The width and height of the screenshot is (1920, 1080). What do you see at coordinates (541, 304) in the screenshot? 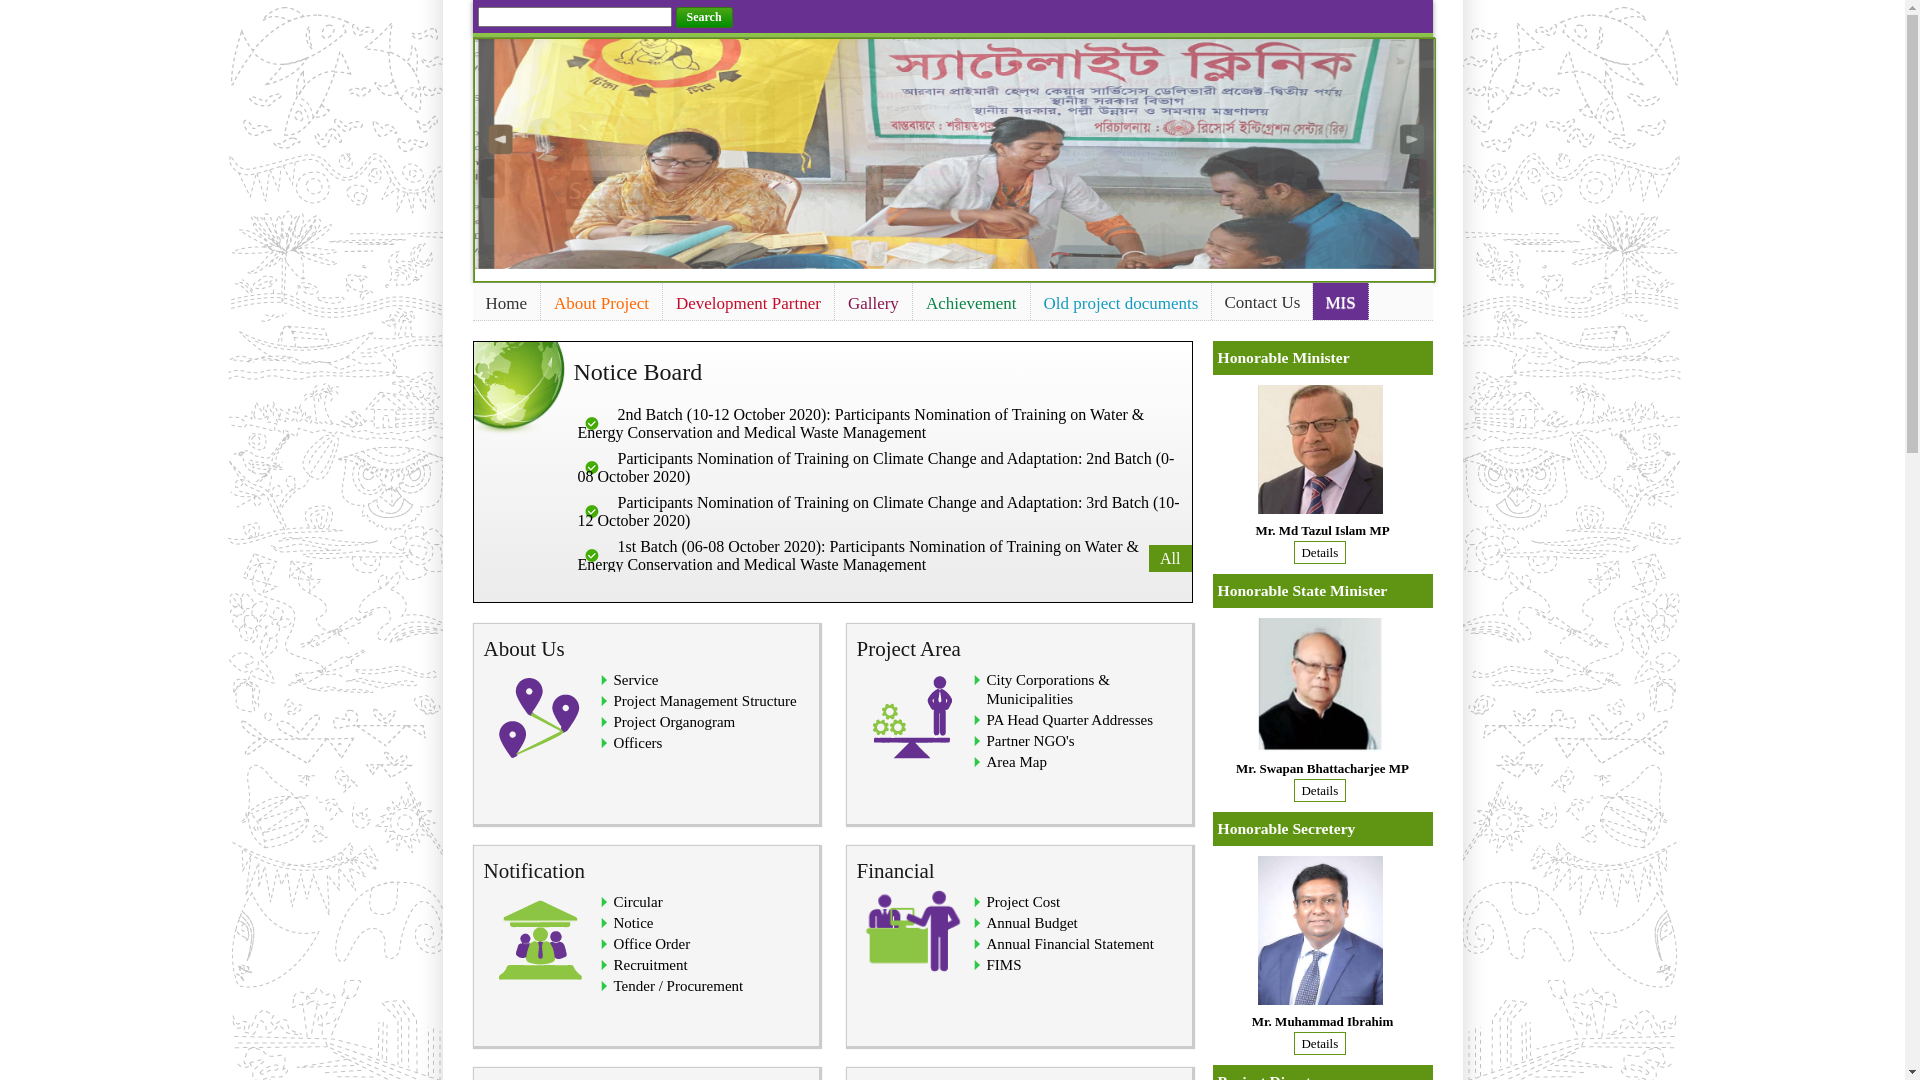
I see `'About Project'` at bounding box center [541, 304].